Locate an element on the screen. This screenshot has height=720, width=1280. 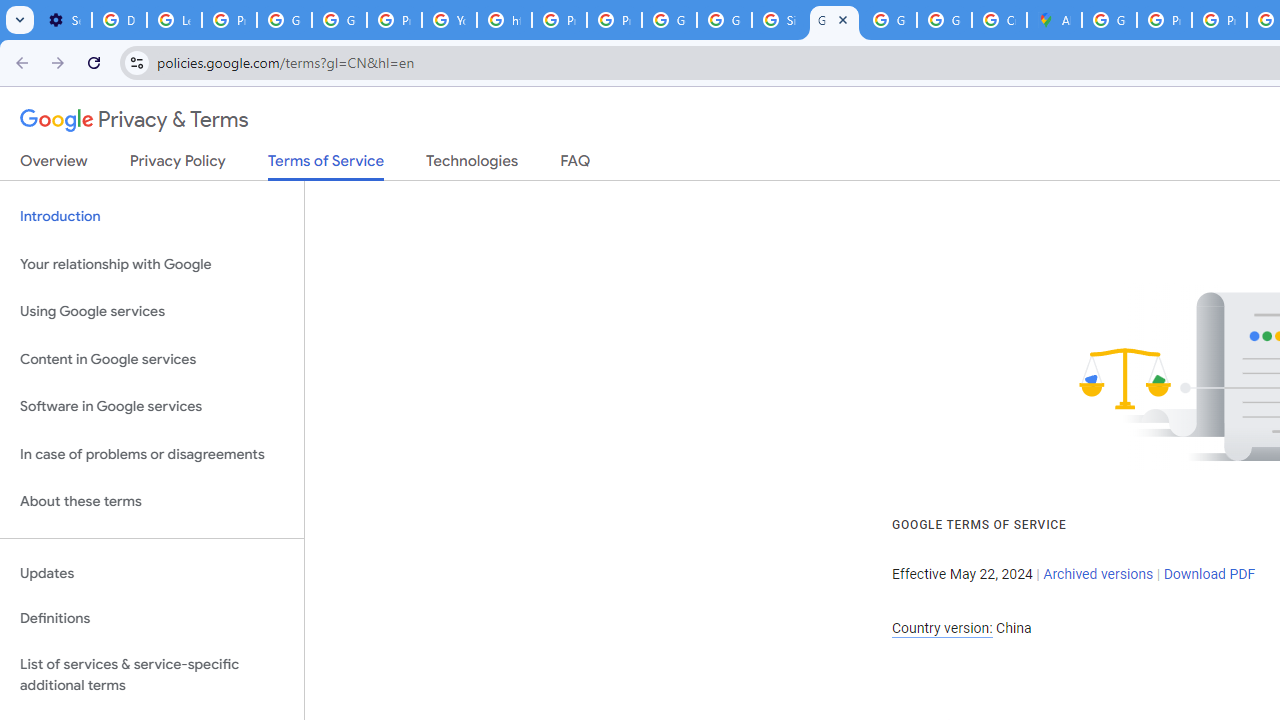
'Settings - On startup' is located at coordinates (64, 20).